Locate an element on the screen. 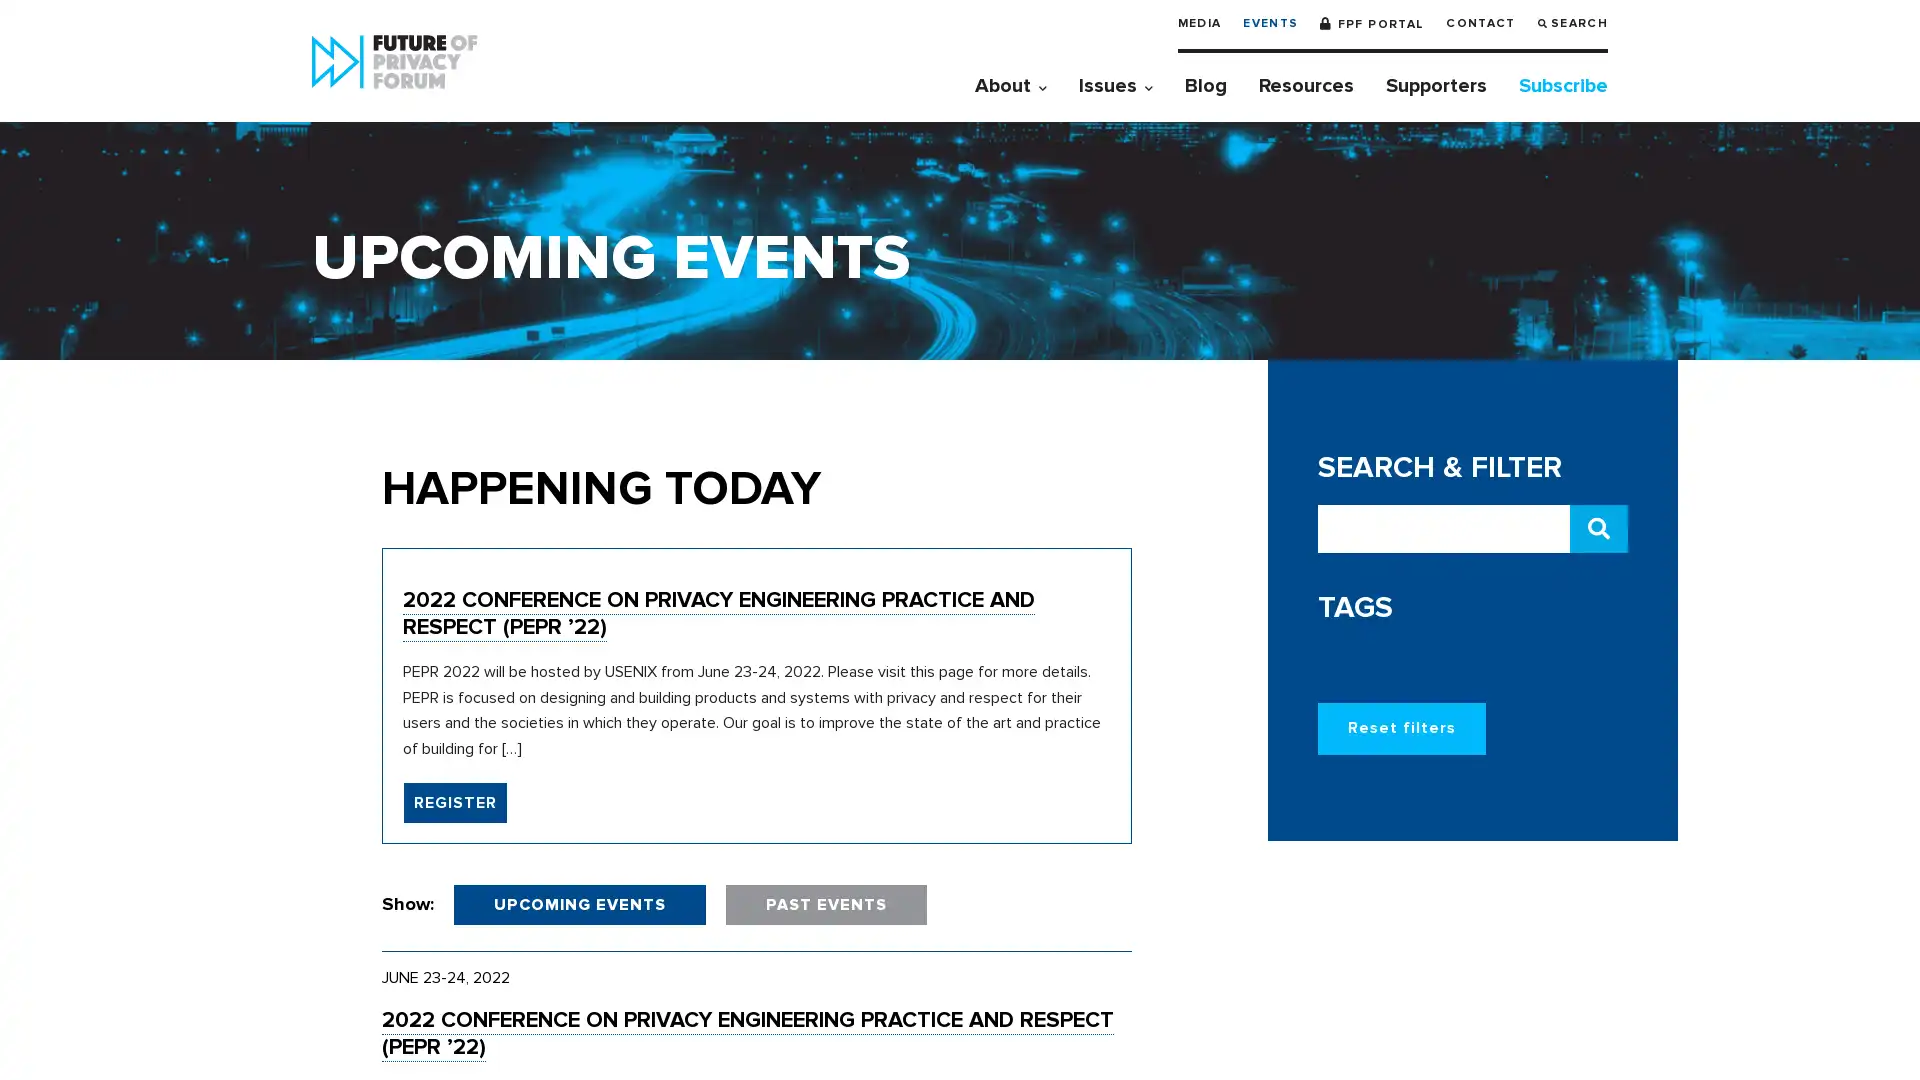 The height and width of the screenshot is (1080, 1920). Reset filters is located at coordinates (1400, 728).